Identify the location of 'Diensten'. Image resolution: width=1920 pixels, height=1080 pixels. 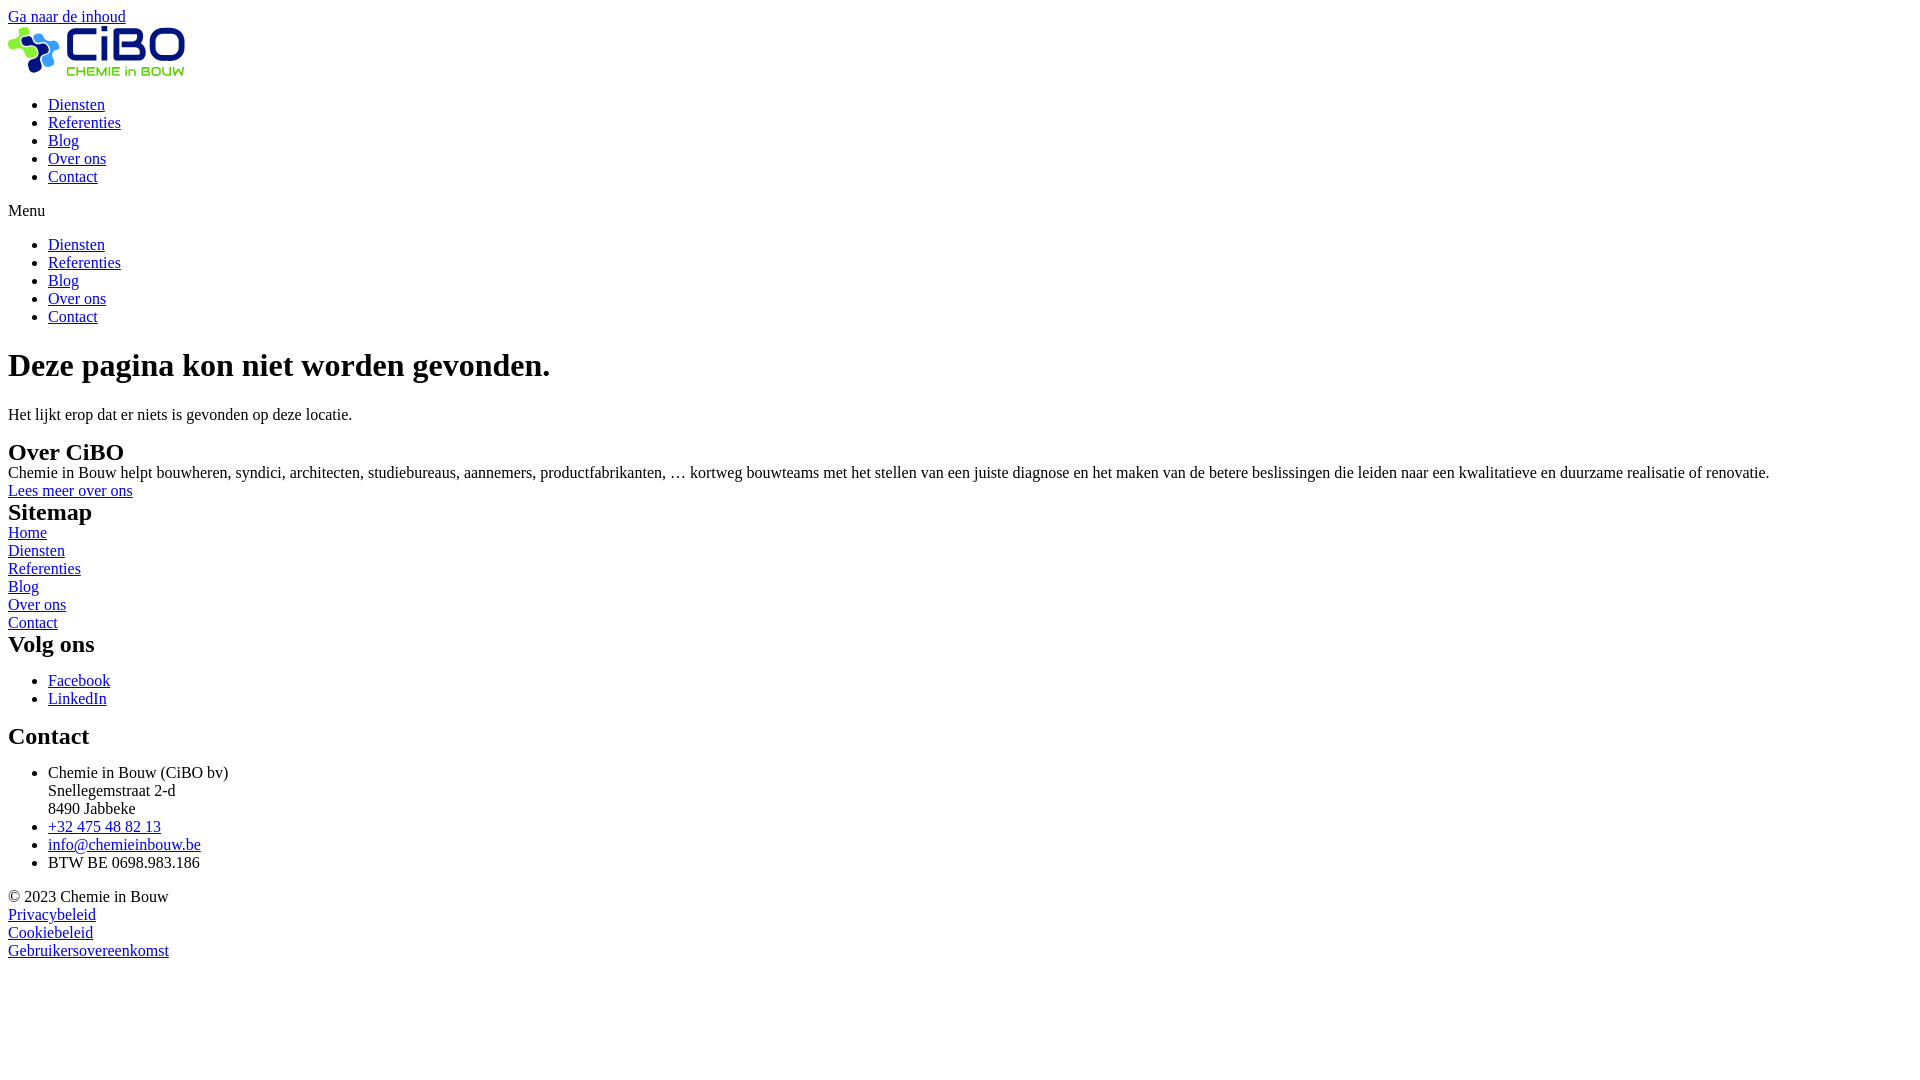
(76, 243).